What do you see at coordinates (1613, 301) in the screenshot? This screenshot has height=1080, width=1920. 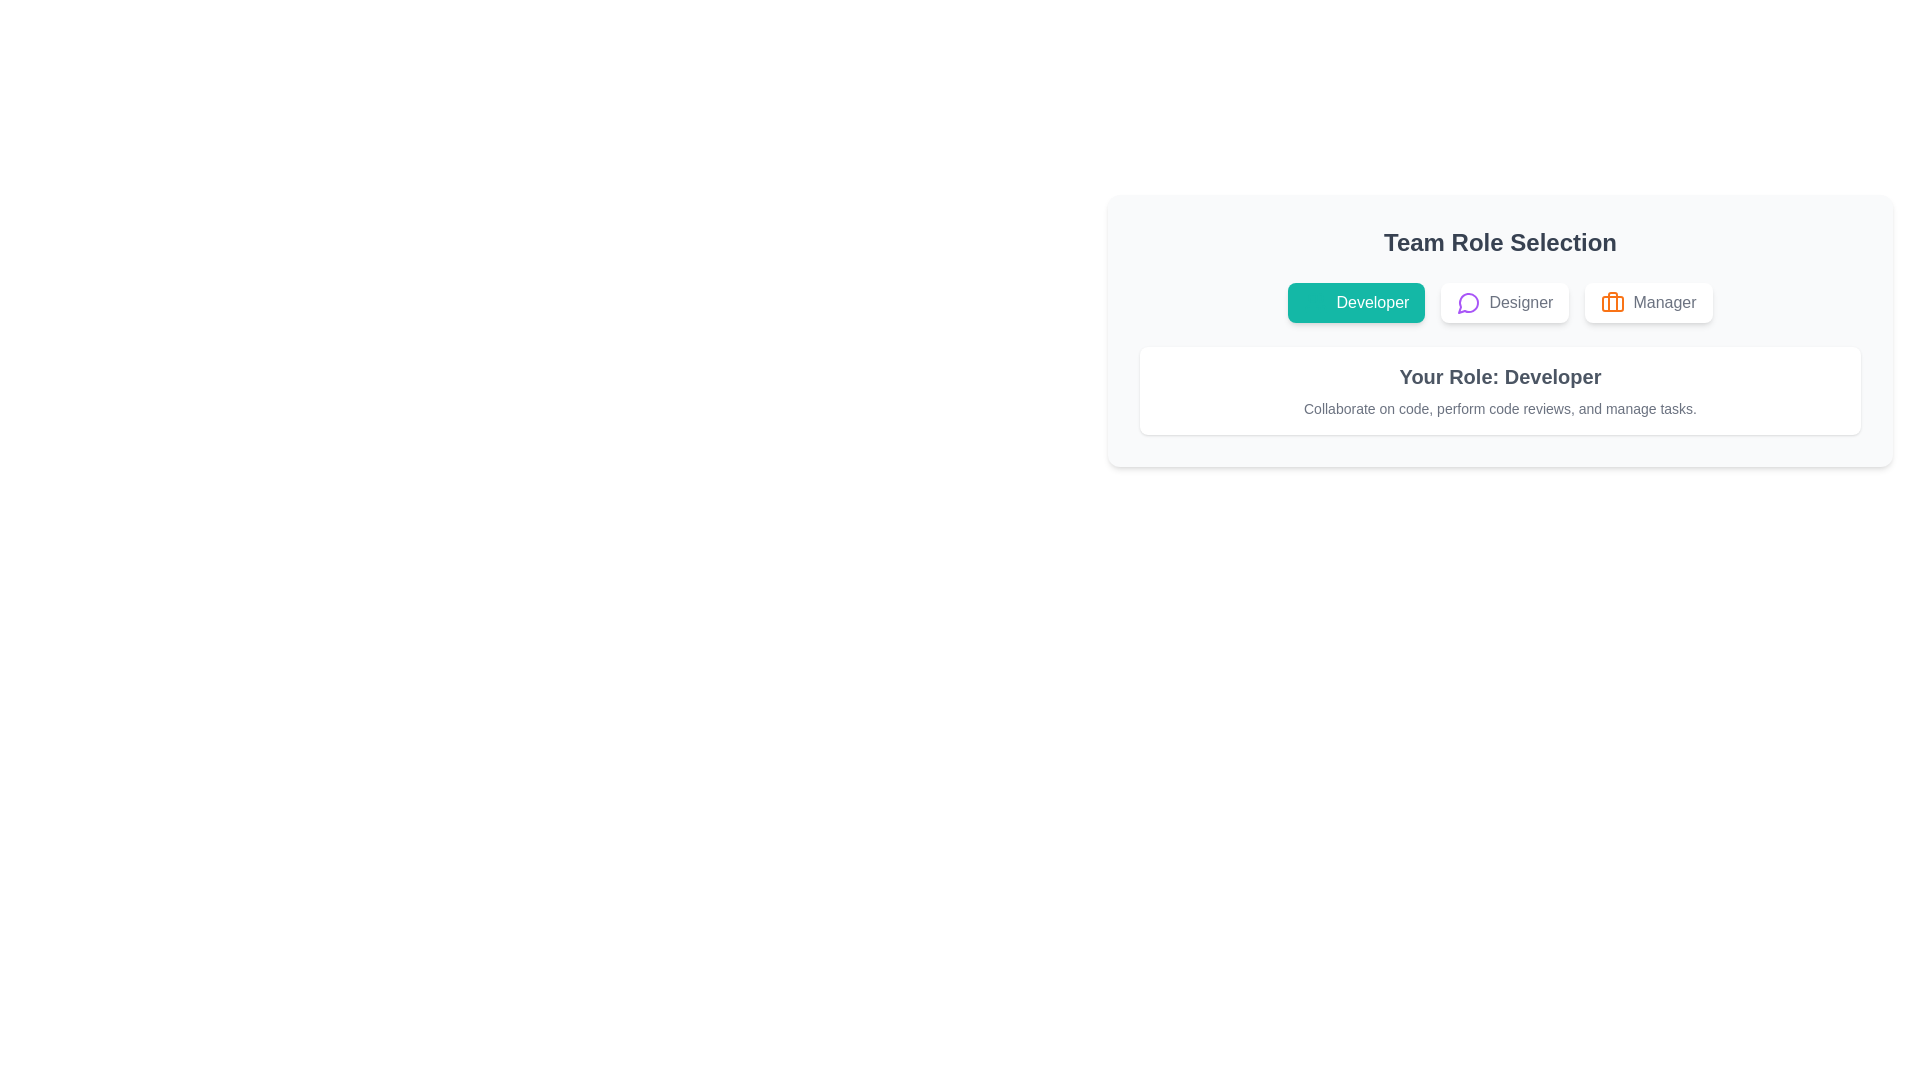 I see `vertical line within the orange suitcase icon of the 'Manager' button, located to the right of the 'Developer' and 'Designer' buttons, under the 'Team Role Selection' heading` at bounding box center [1613, 301].